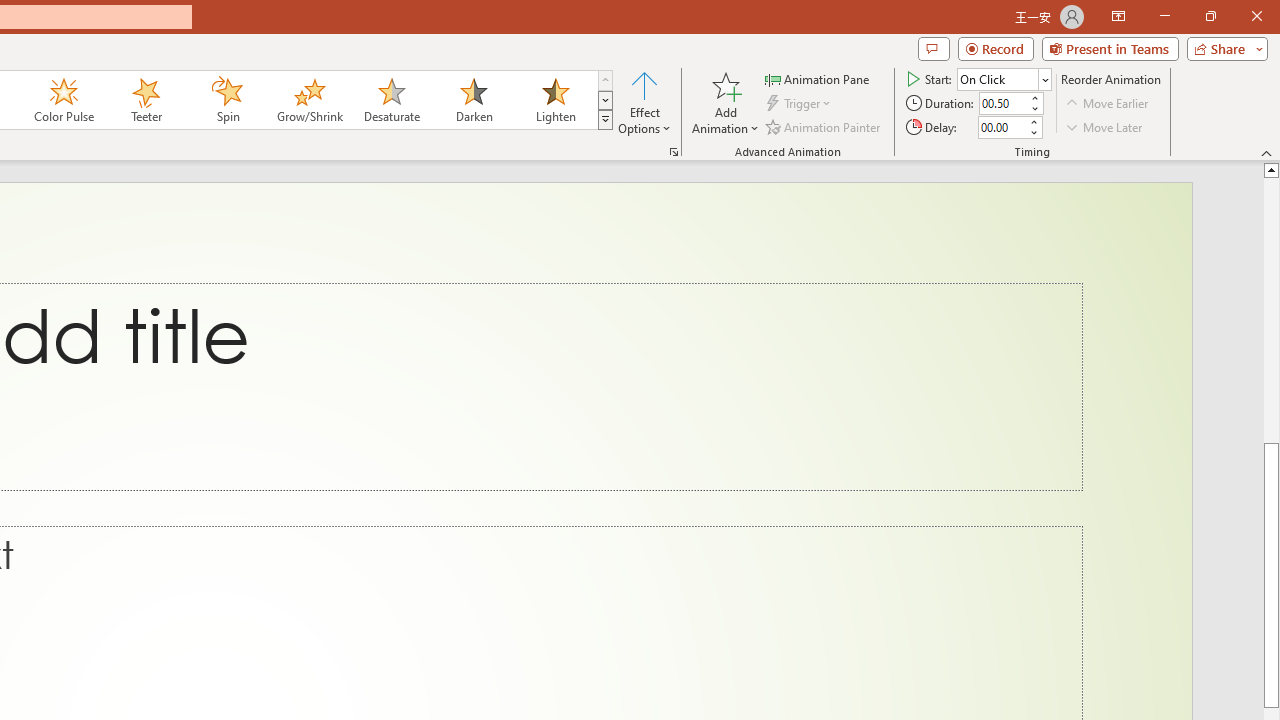  What do you see at coordinates (824, 127) in the screenshot?
I see `'Animation Painter'` at bounding box center [824, 127].